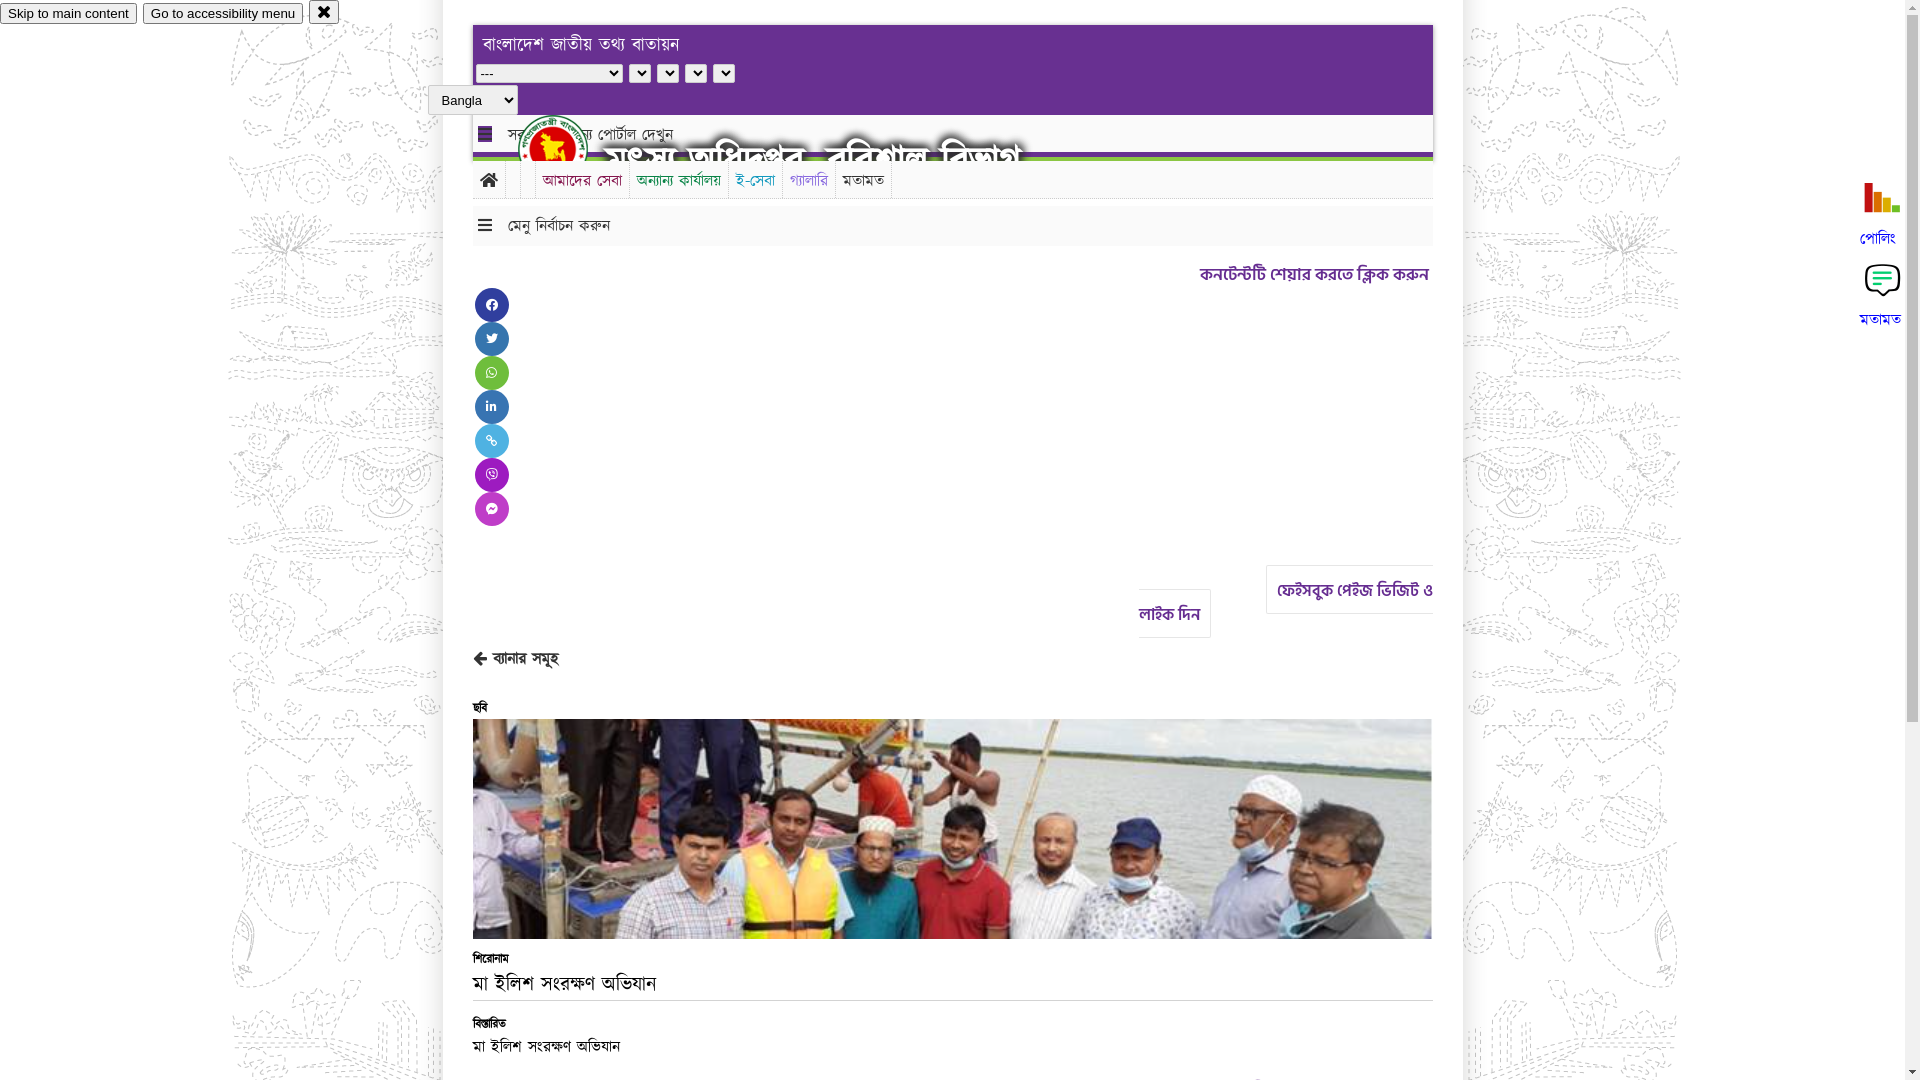 This screenshot has width=1920, height=1080. I want to click on 'Skip to main content', so click(0, 13).